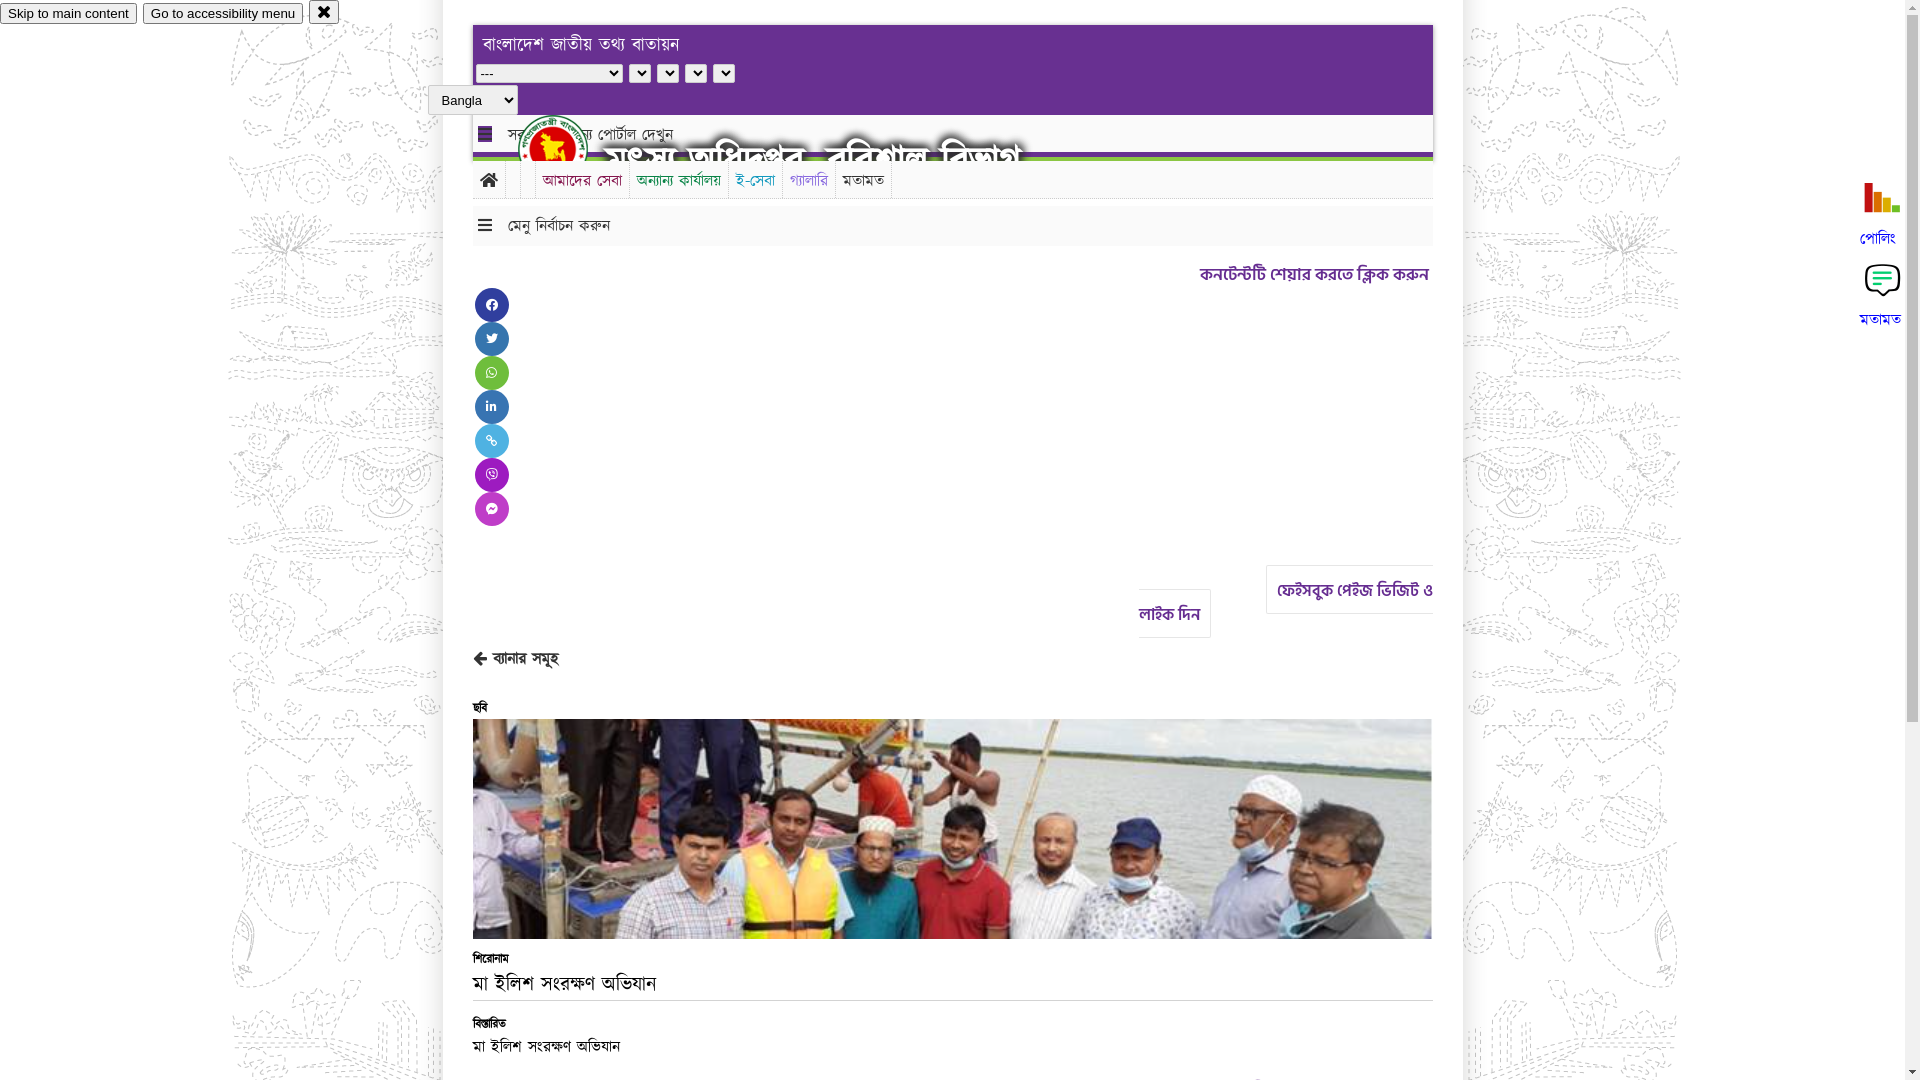 This screenshot has width=1920, height=1080. I want to click on 'Skip to main content', so click(0, 13).